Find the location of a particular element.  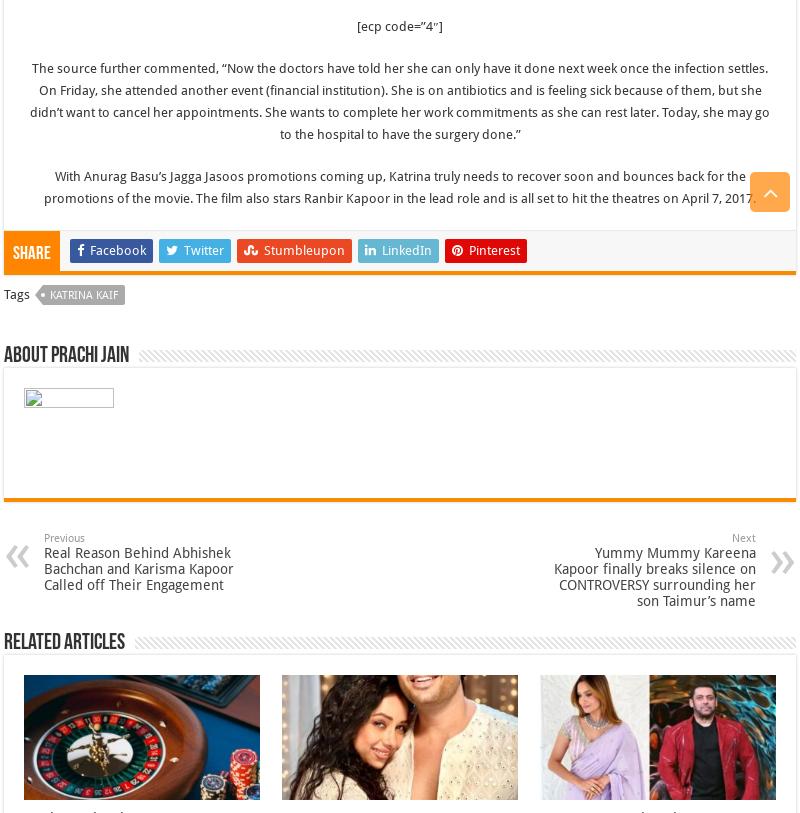

'Yummy Mummy Kareena Kapoor finally breaks silence on CONTROVERSY surrounding her son Taimur’s name' is located at coordinates (653, 576).